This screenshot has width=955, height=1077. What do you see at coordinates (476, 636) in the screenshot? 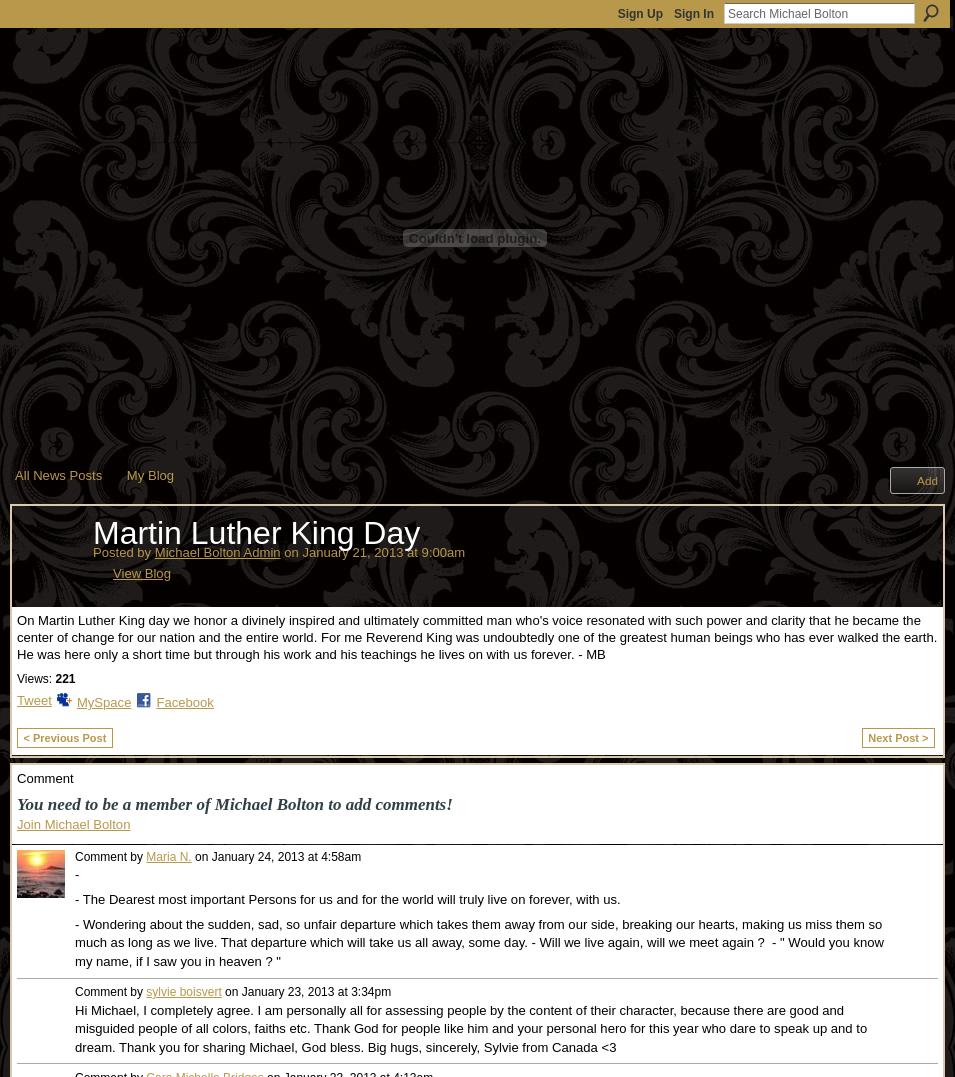
I see `'On Martin Luther King day we honor a divinely inspired and ultimately committed man who's voice resonated with such power and clarity that he became the center of change for our nation and the entire world. For me Reverend King was undoubtedly one of the greatest human beings who has ever walked the earth. He was here only a short time but through his work and his teachings he lives on with us forever. - MB'` at bounding box center [476, 636].